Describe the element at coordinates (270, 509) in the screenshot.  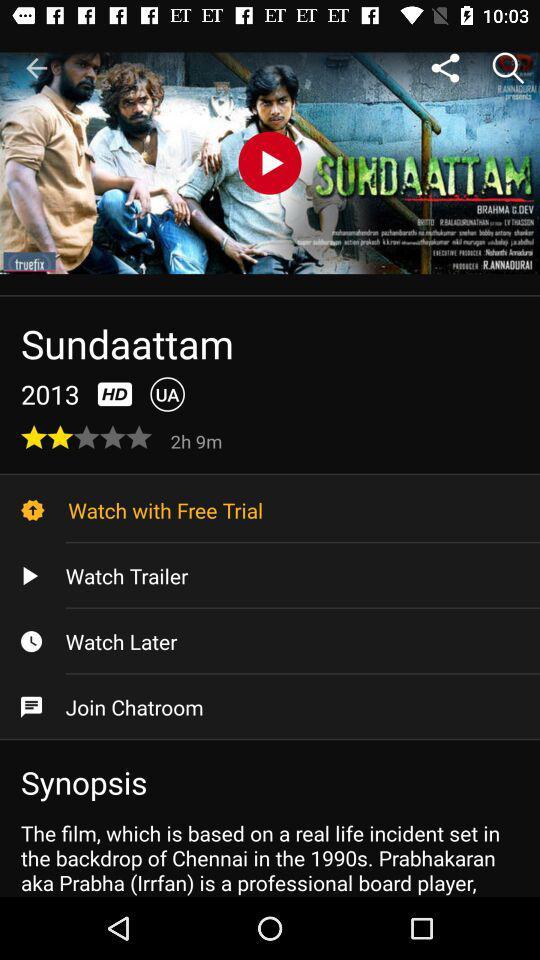
I see `icon below the 2h 9m  icon` at that location.